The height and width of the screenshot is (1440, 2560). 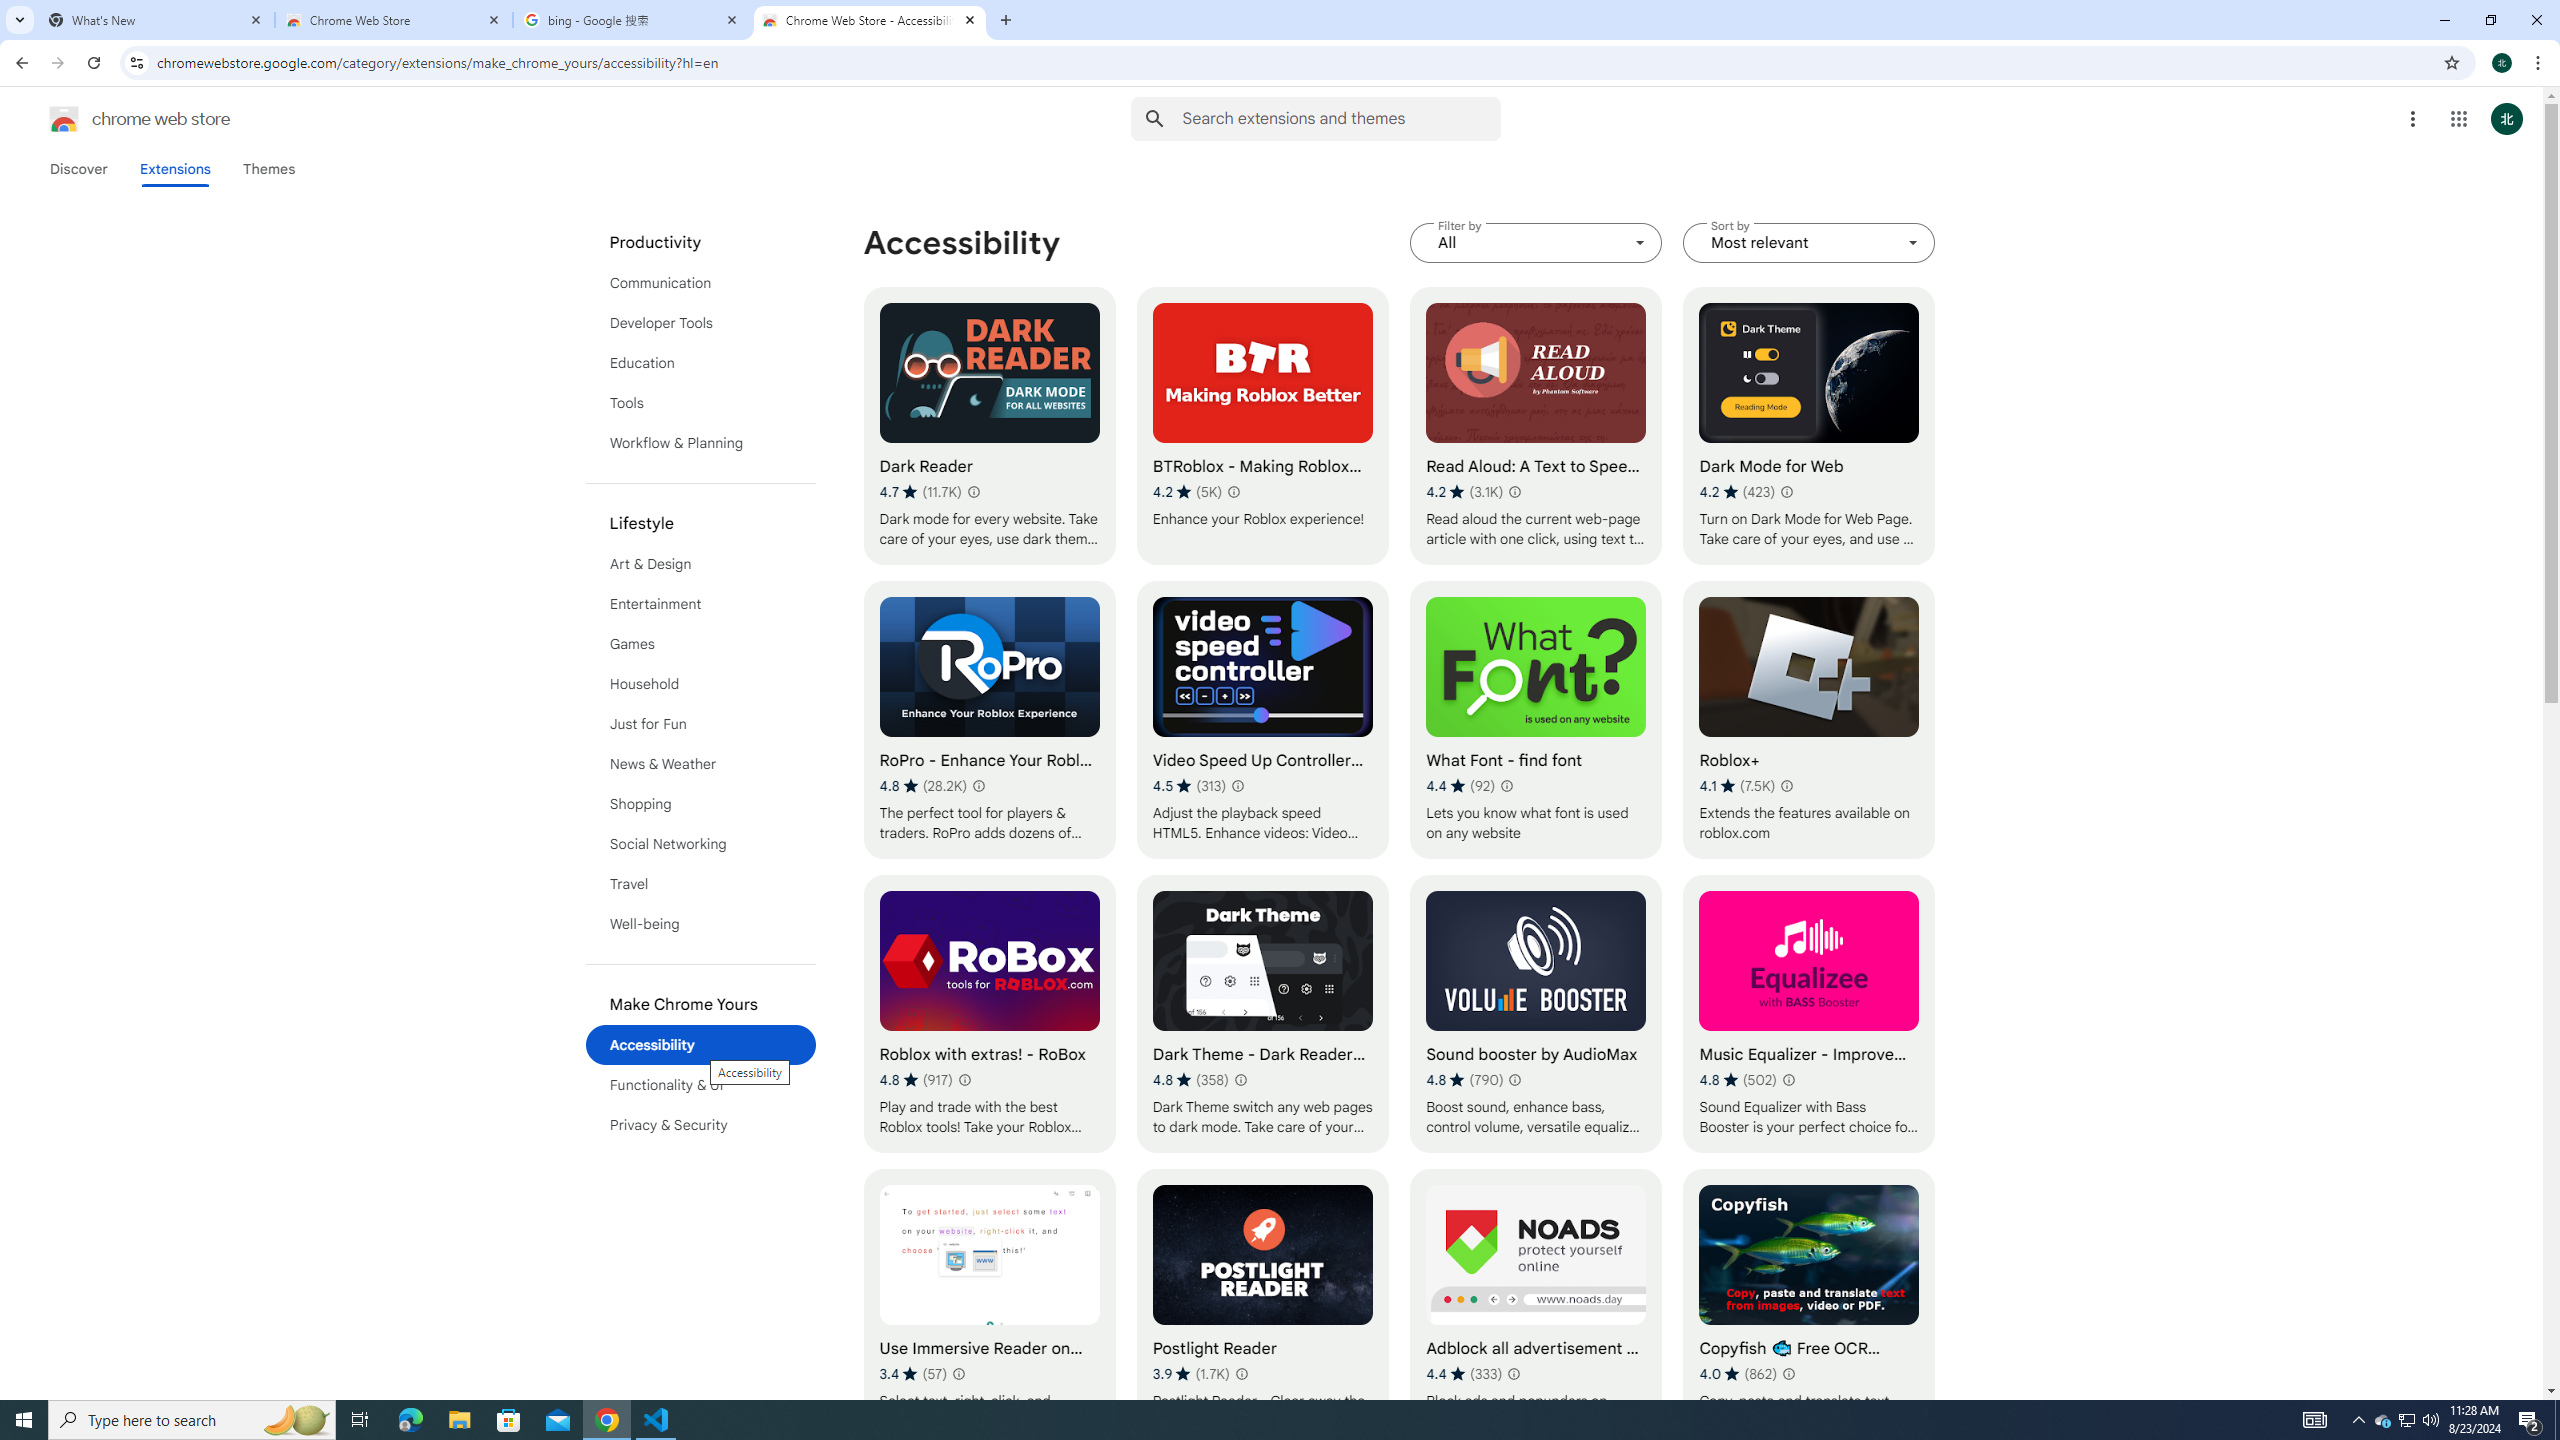 What do you see at coordinates (921, 785) in the screenshot?
I see `'Average rating 4.8 out of 5 stars. 28.2K ratings.'` at bounding box center [921, 785].